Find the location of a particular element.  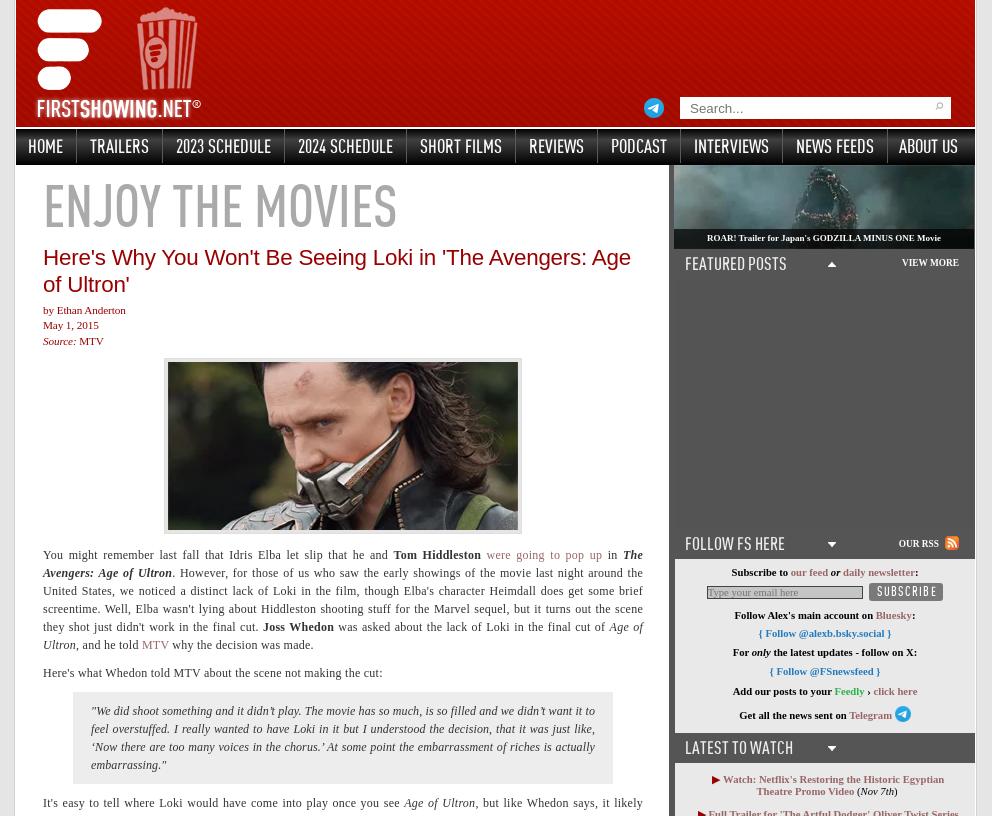

'VIEW MORE' is located at coordinates (929, 261).